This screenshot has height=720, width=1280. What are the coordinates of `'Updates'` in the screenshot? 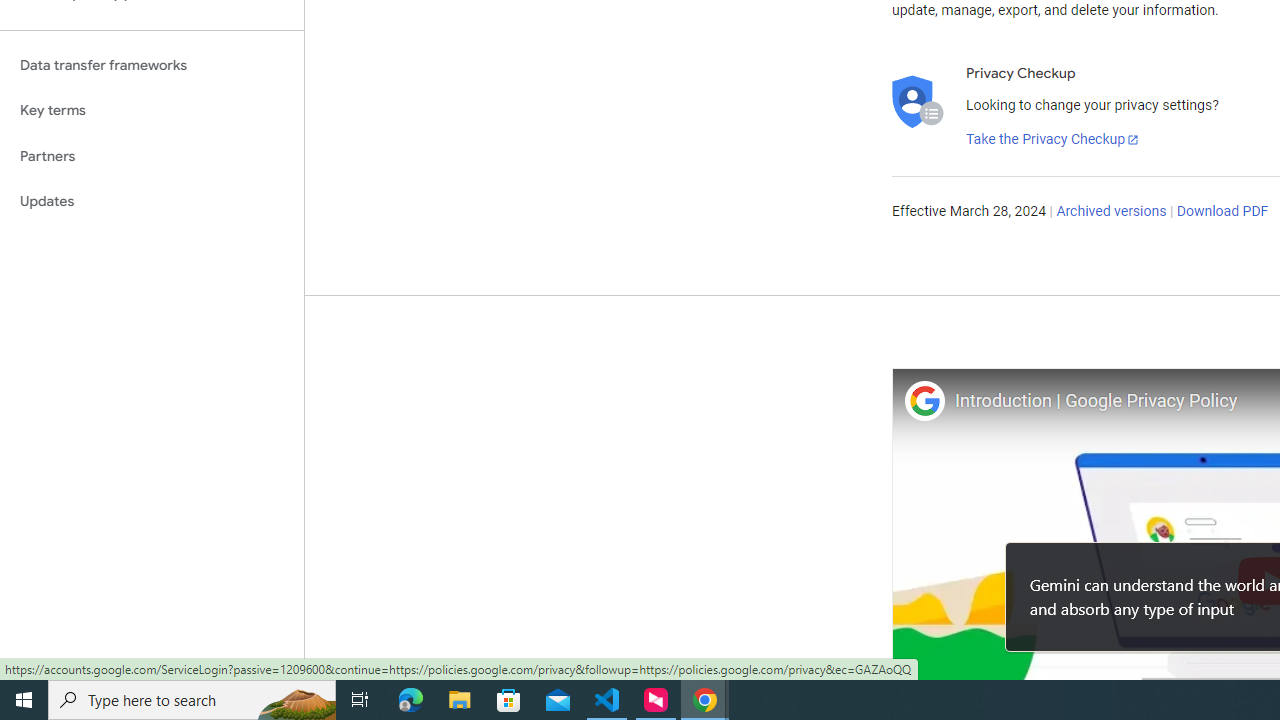 It's located at (151, 201).